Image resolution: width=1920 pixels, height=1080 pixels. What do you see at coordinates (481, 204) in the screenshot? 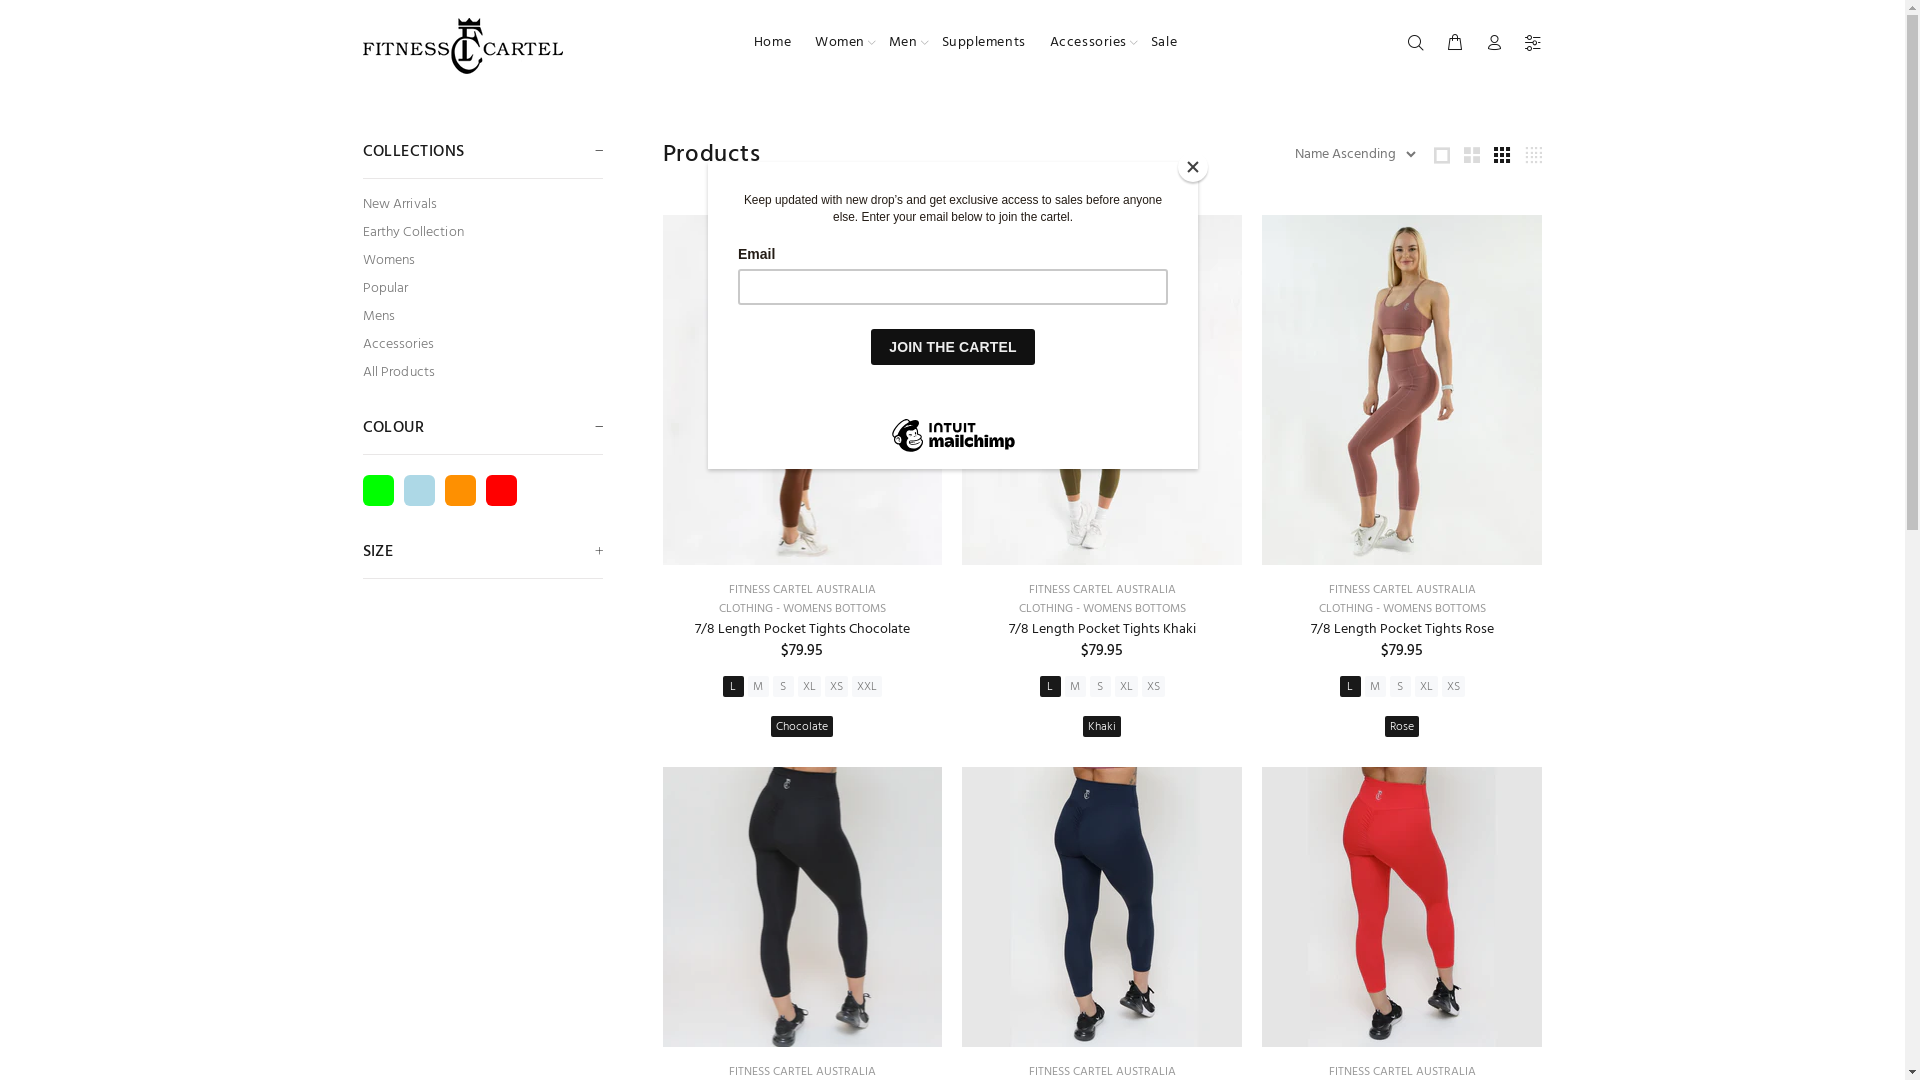
I see `'New Arrivals'` at bounding box center [481, 204].